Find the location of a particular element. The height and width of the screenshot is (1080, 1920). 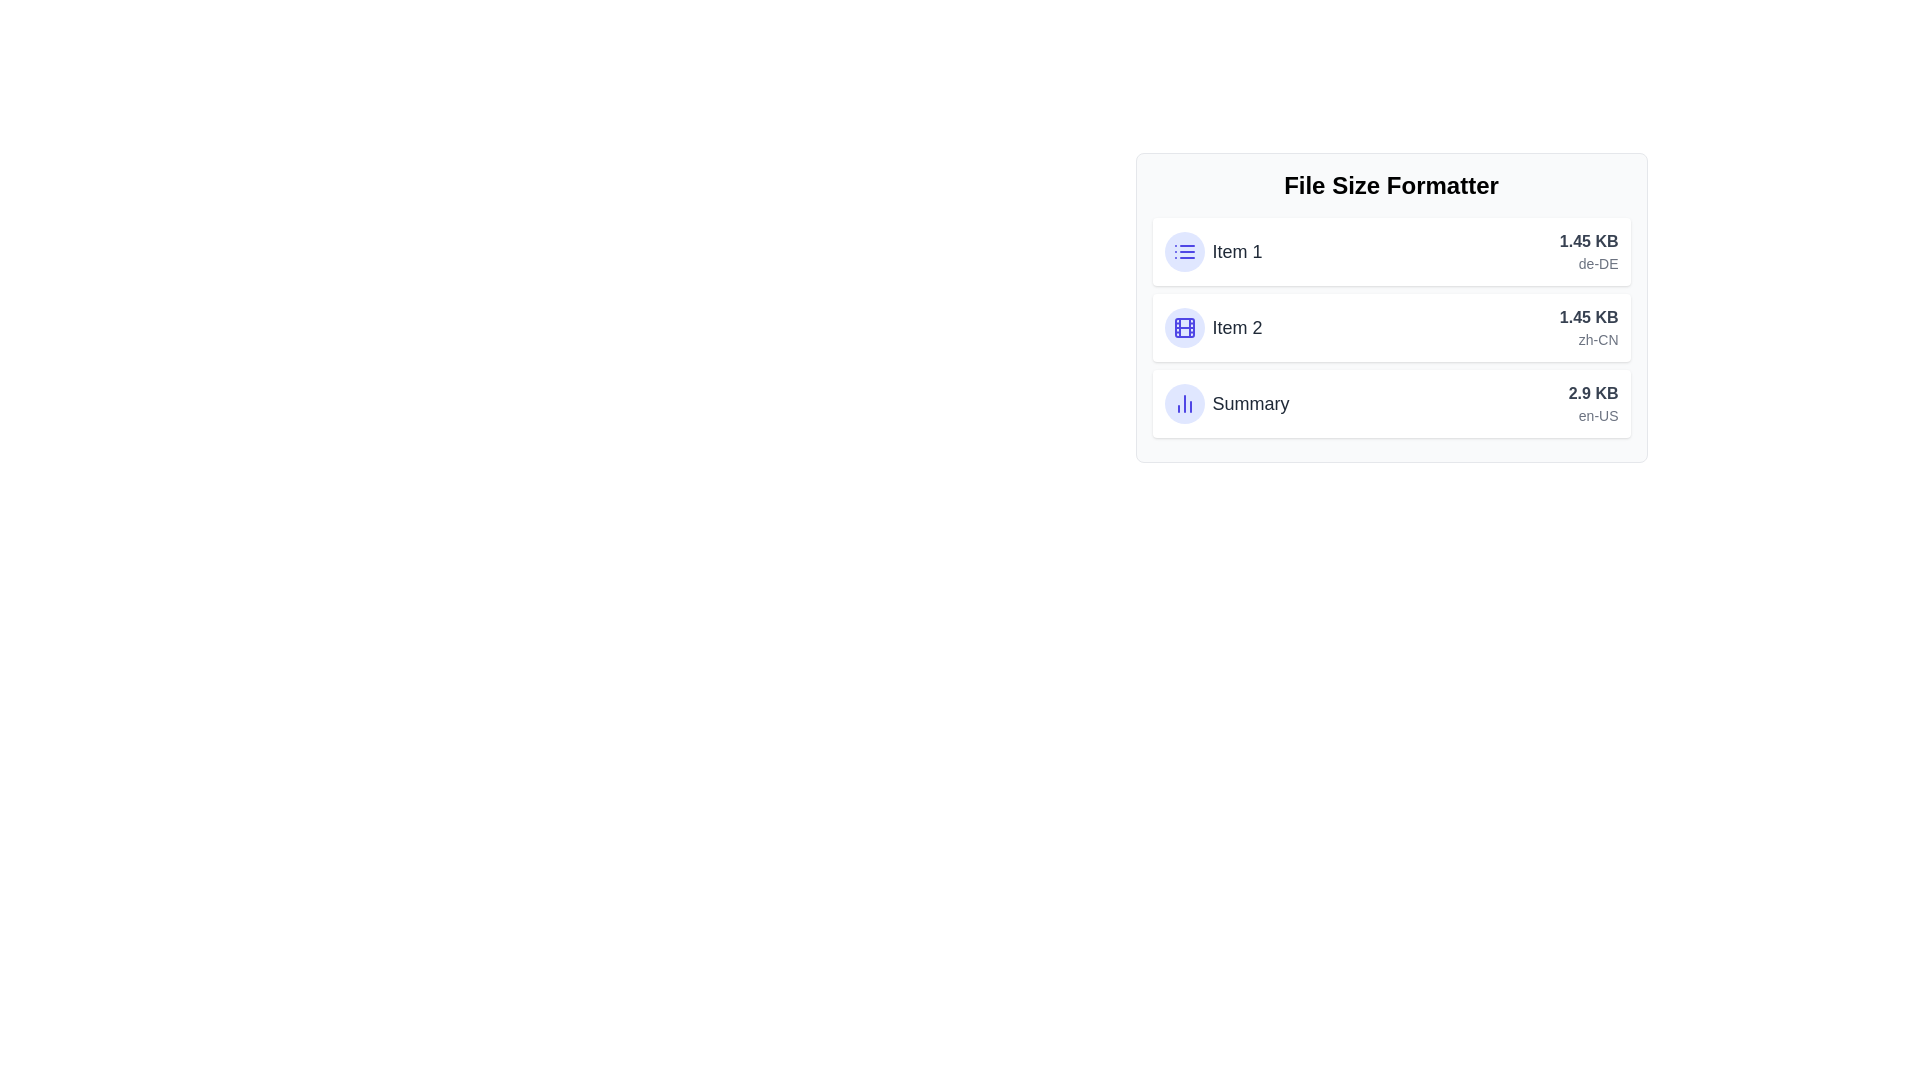

the icon representing a video-related item located in the second row of the 'File Size Formatter' card, to the left of the text labeled 'Item 2' is located at coordinates (1184, 326).